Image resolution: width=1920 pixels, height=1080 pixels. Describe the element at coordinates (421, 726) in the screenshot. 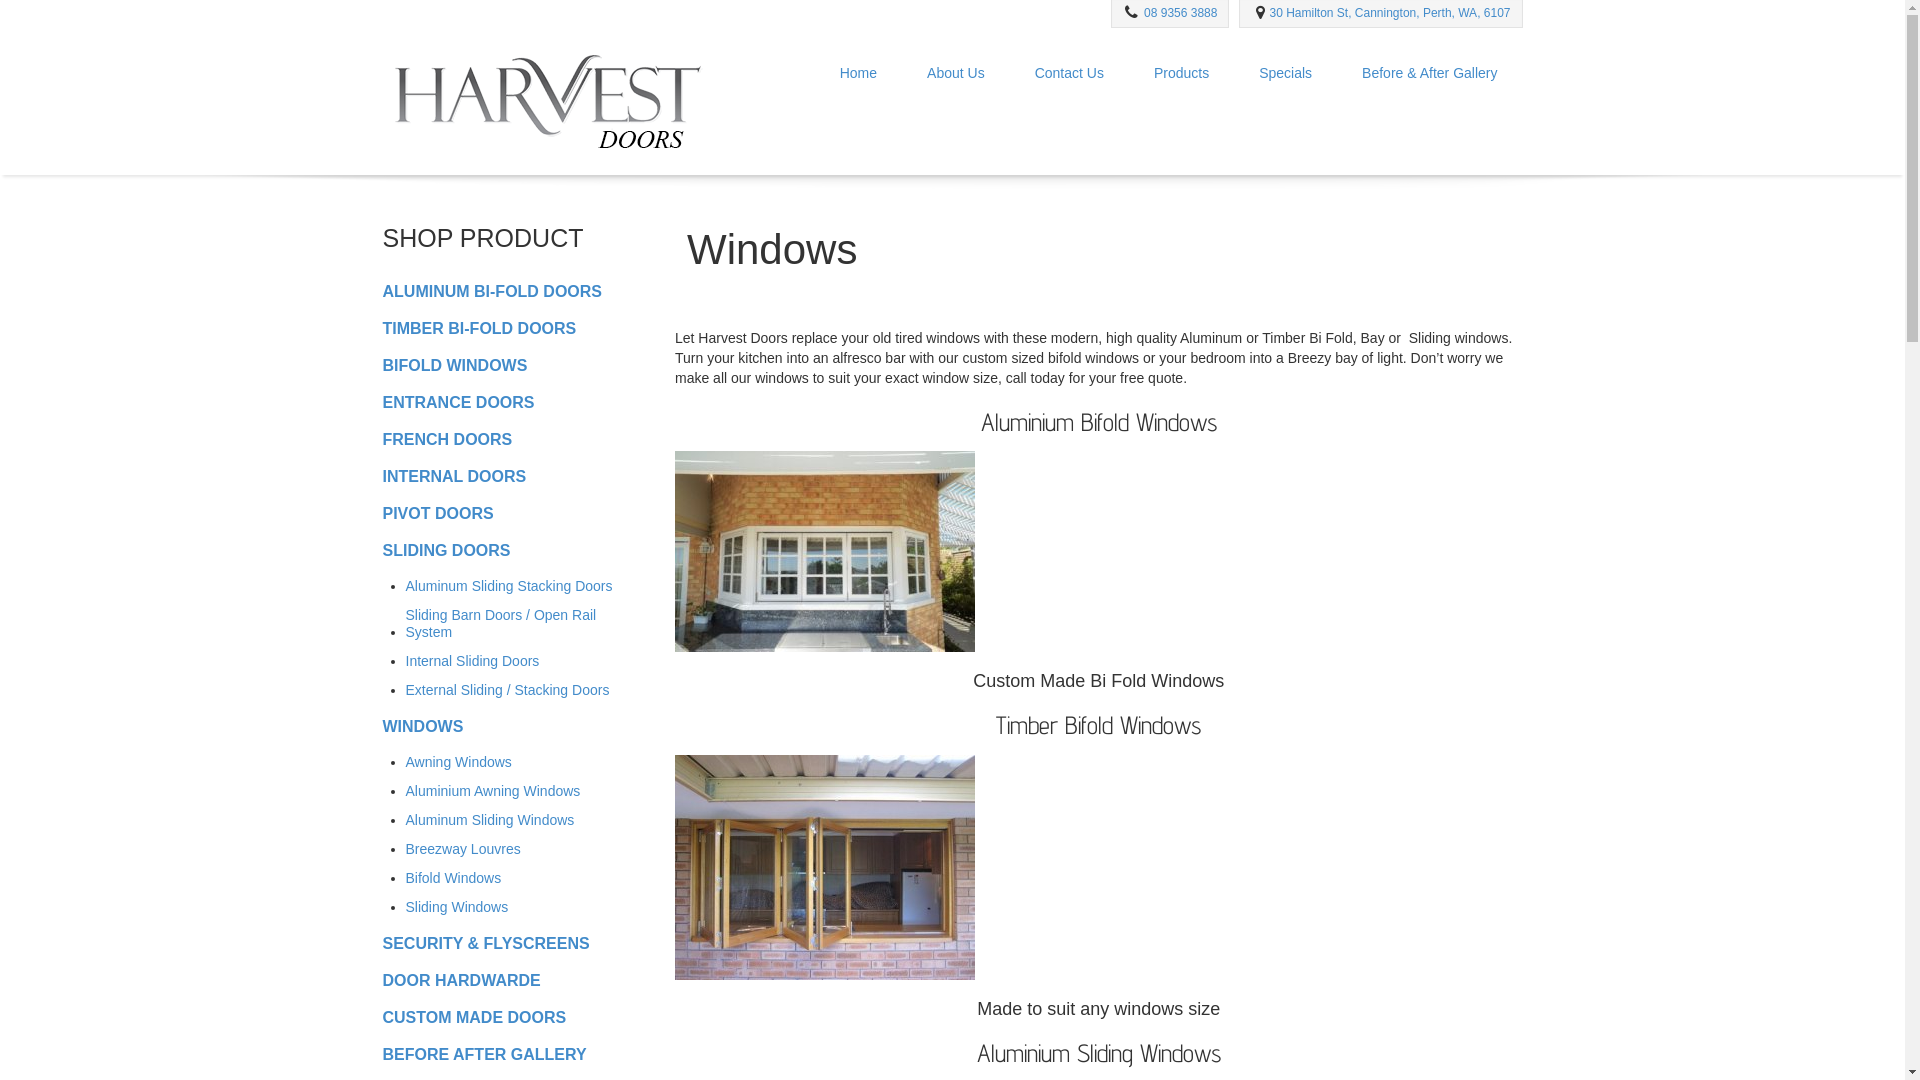

I see `'WINDOWS'` at that location.